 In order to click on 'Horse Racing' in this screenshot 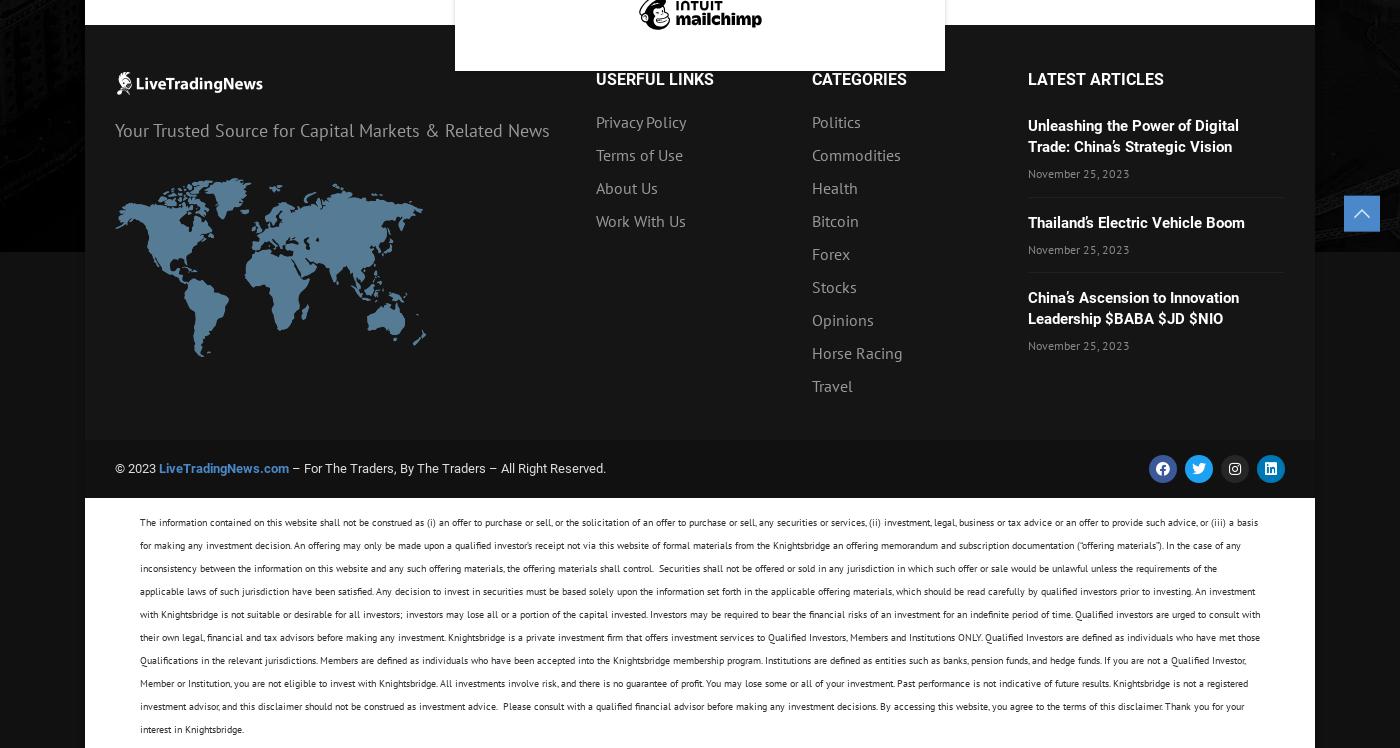, I will do `click(856, 351)`.